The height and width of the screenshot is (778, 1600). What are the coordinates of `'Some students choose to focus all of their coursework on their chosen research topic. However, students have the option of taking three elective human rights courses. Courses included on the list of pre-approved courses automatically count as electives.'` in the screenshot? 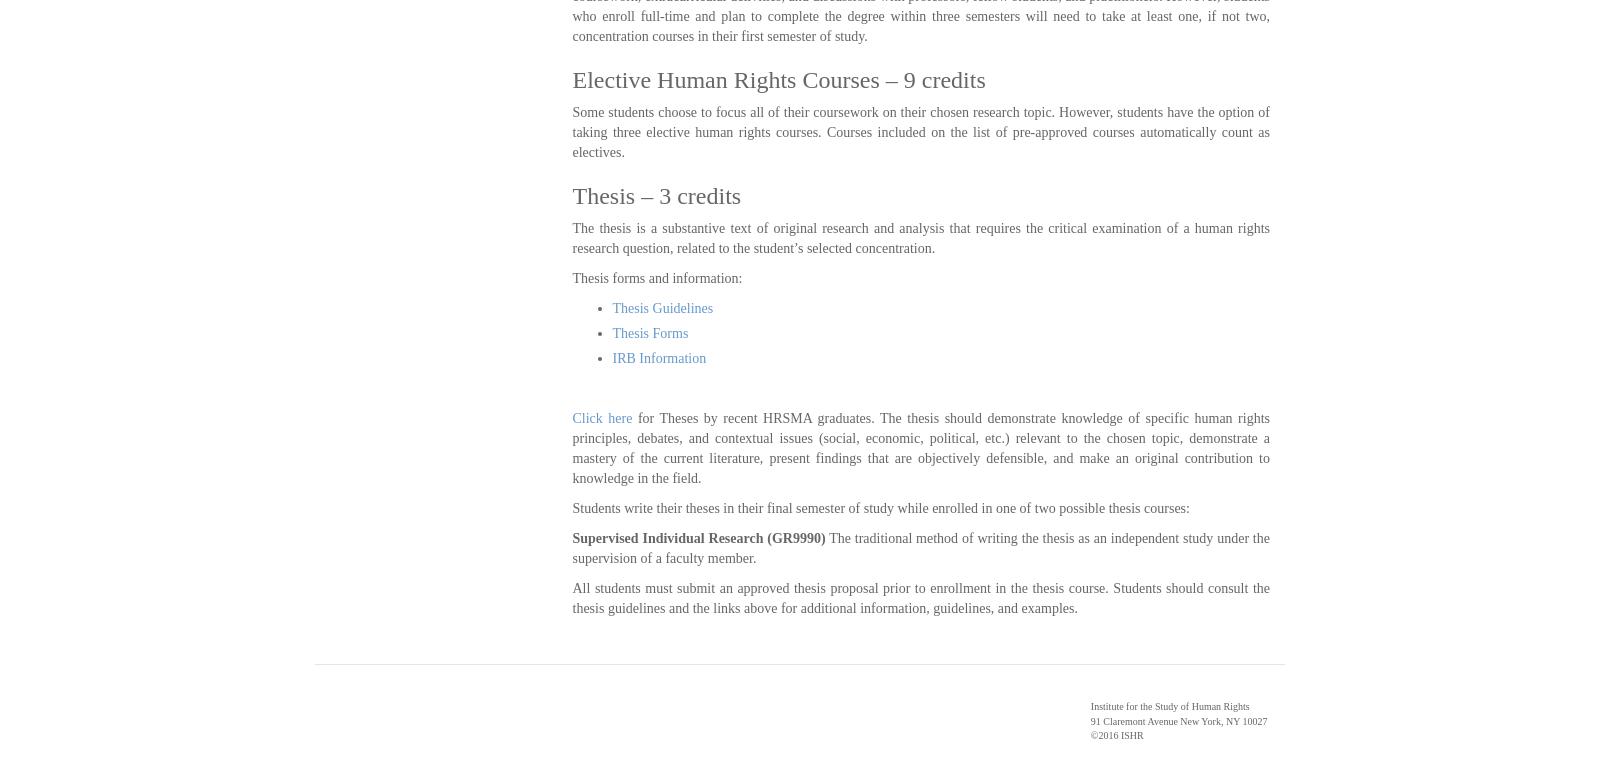 It's located at (571, 131).